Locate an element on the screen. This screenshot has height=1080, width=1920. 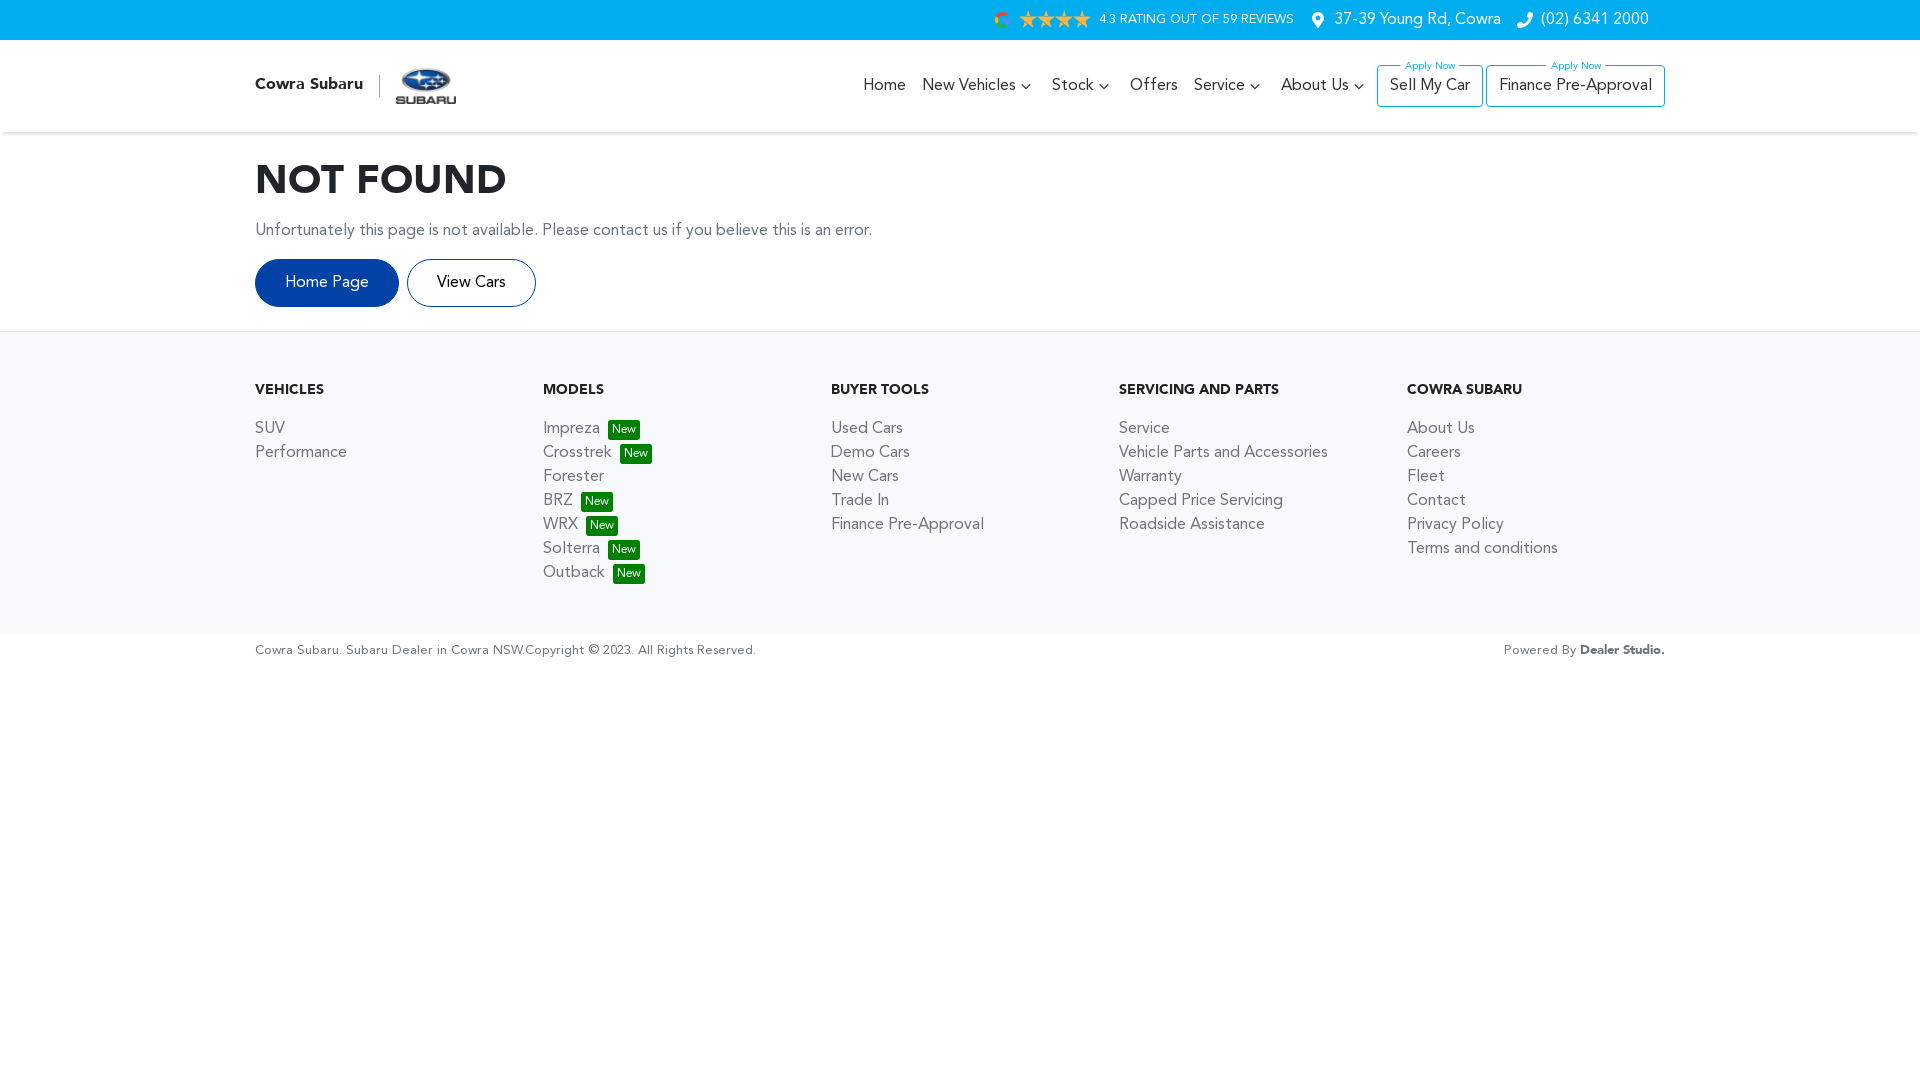
'Contact' is located at coordinates (1435, 500).